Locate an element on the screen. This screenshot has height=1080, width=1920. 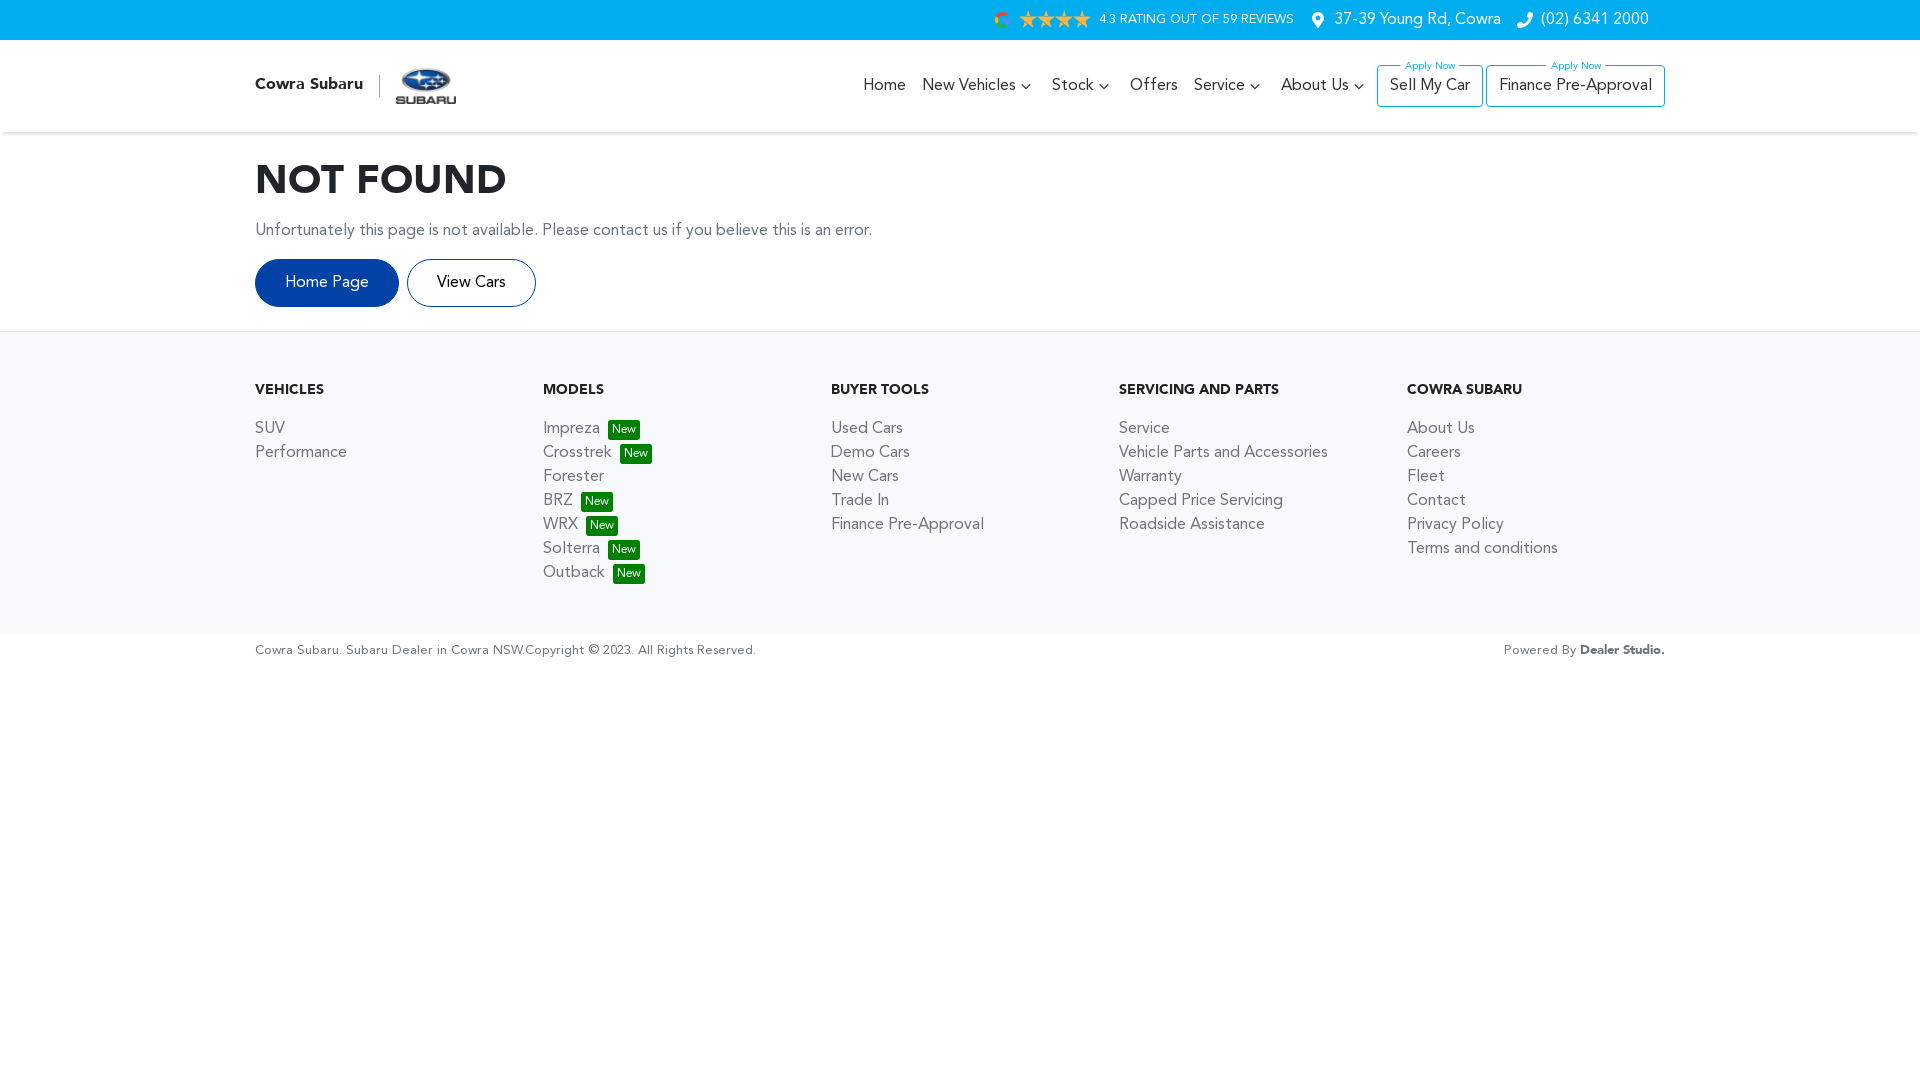
'Contact' is located at coordinates (1435, 500).